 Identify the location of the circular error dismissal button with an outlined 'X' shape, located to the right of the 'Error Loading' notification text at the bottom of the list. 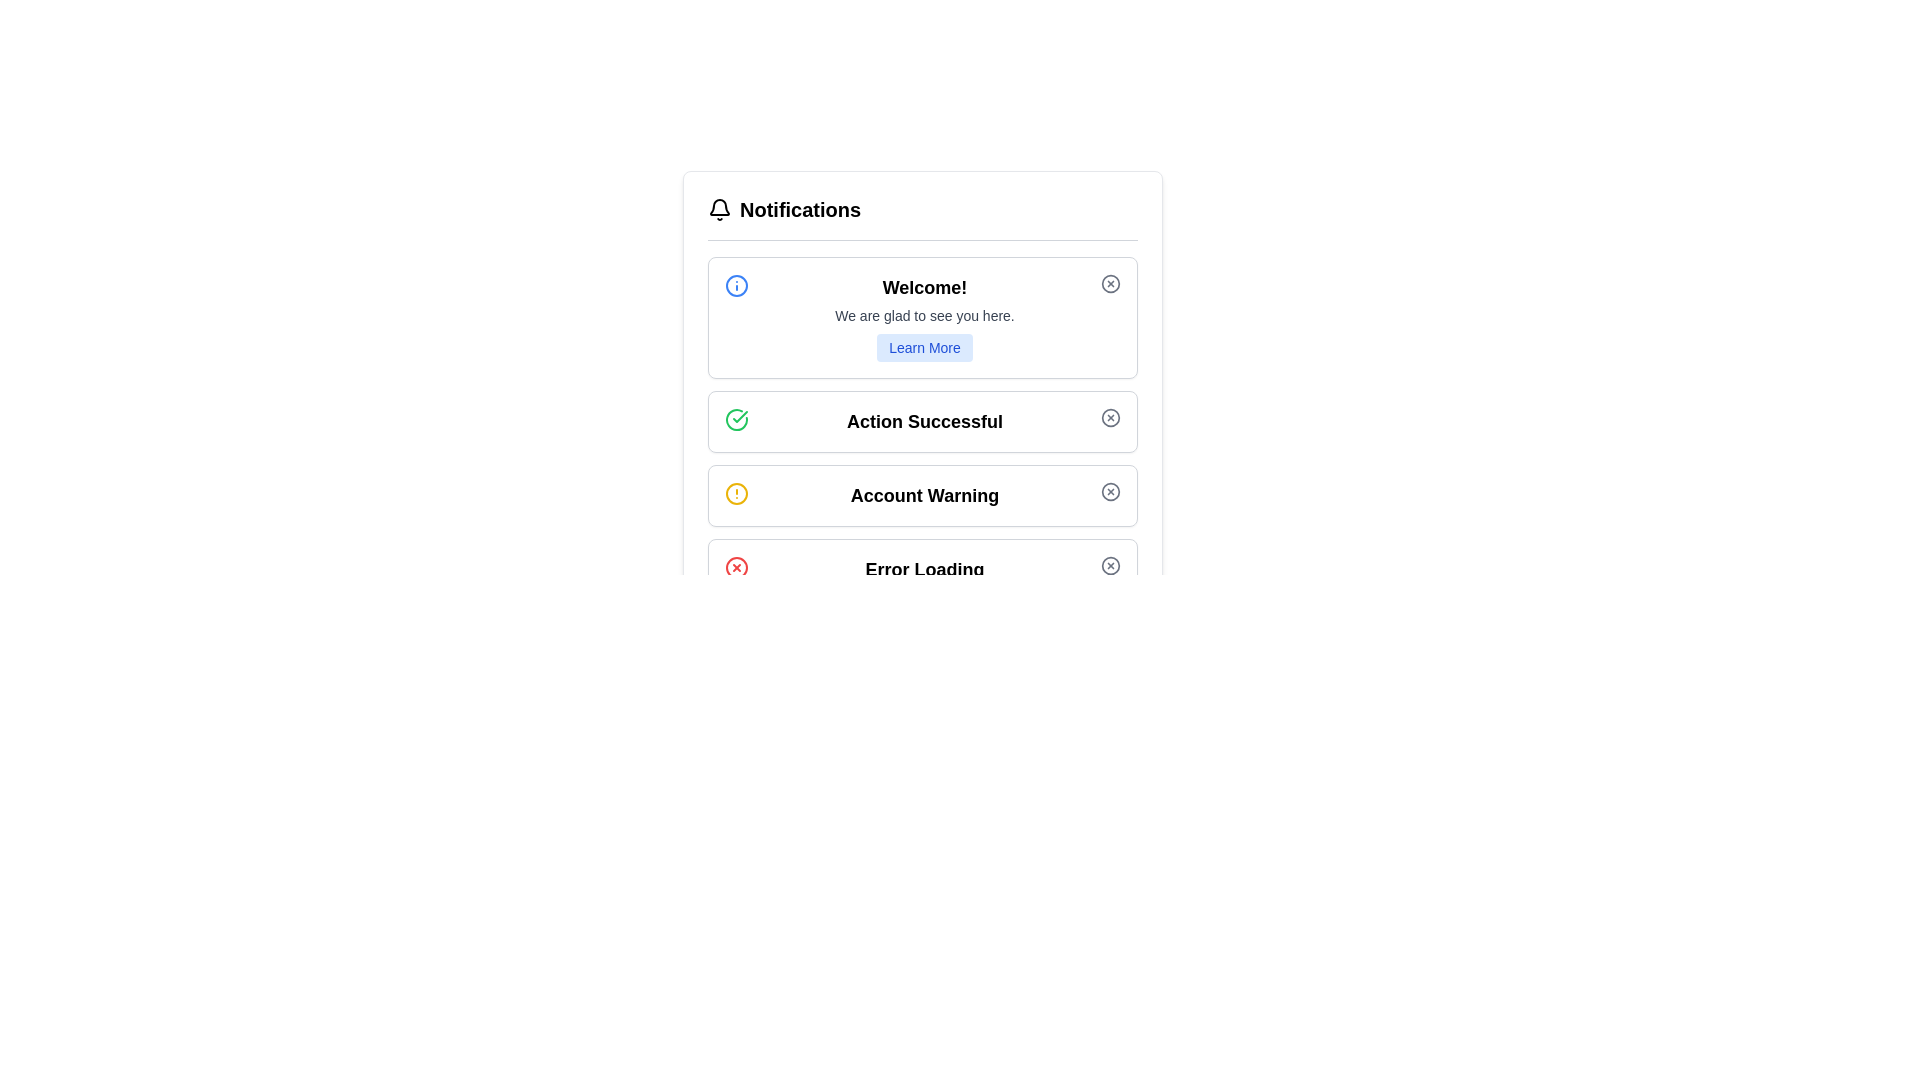
(1109, 566).